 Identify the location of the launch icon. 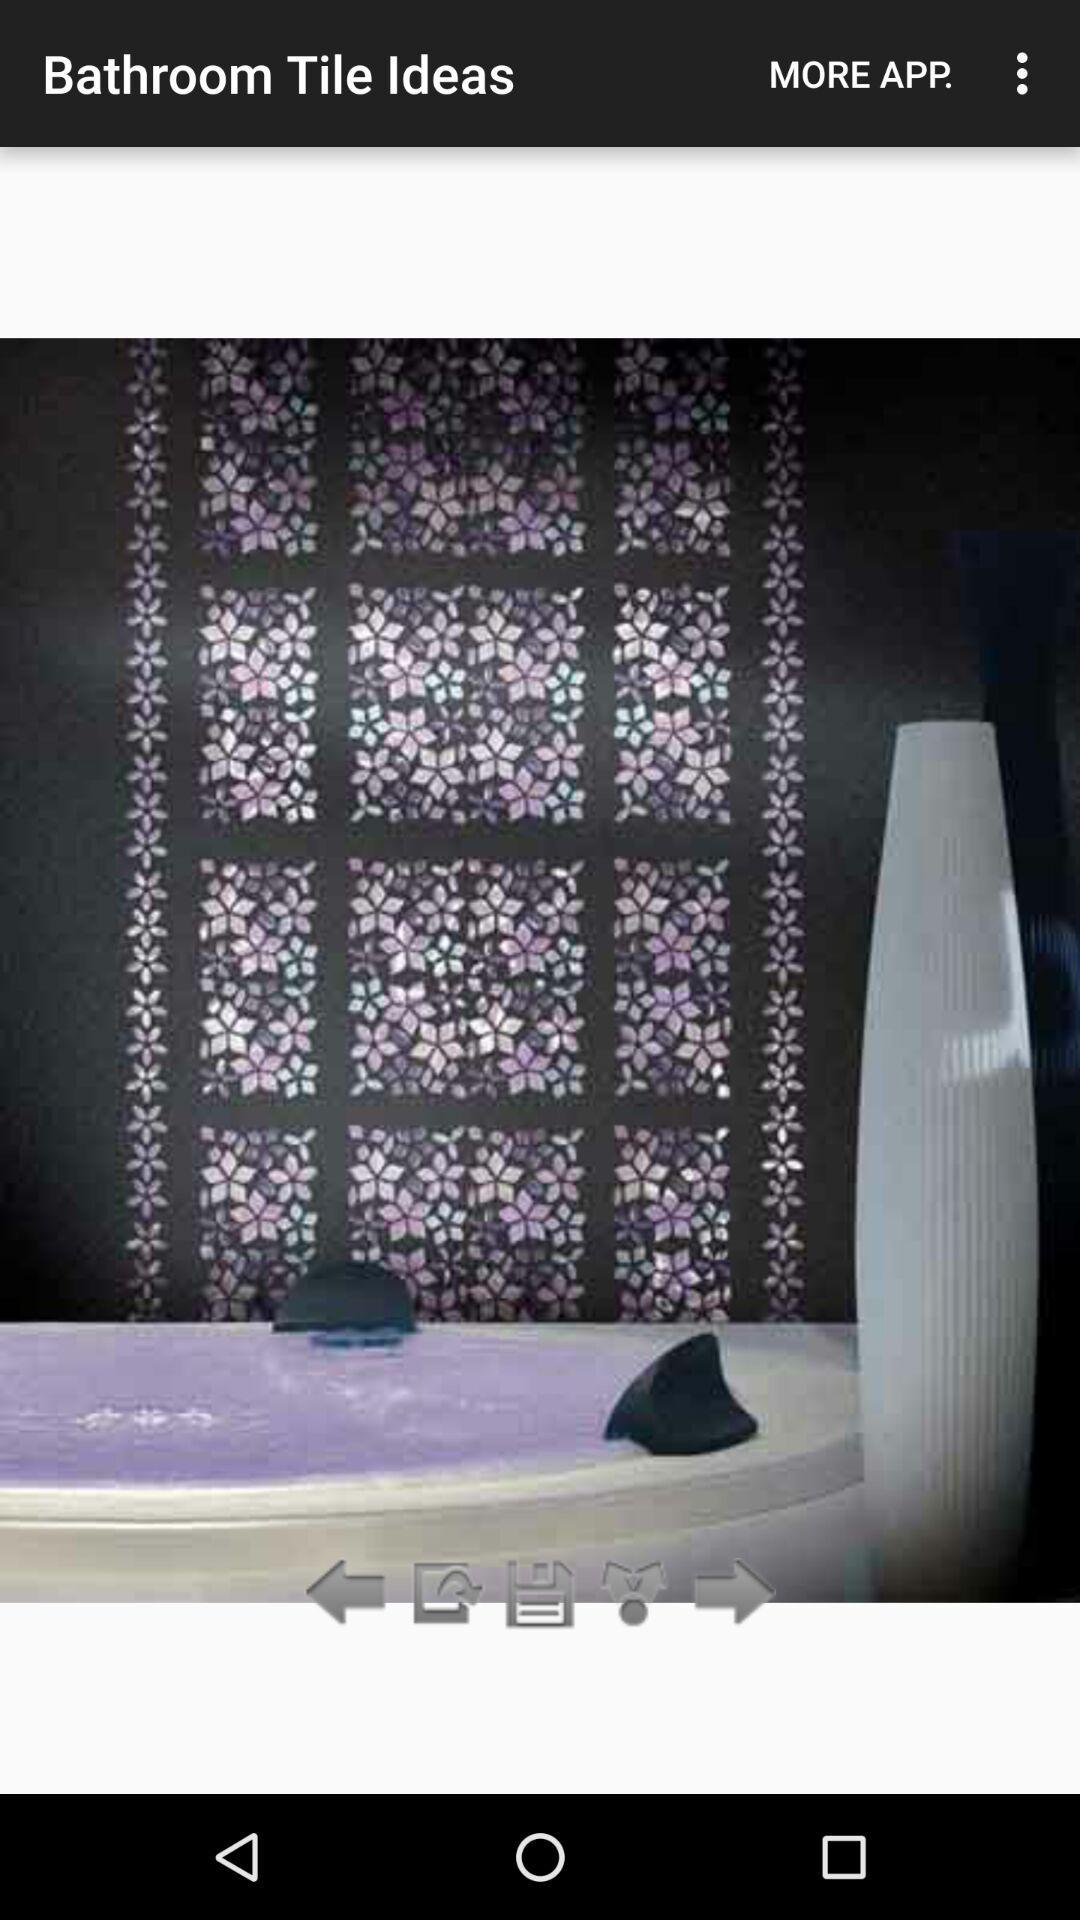
(444, 1593).